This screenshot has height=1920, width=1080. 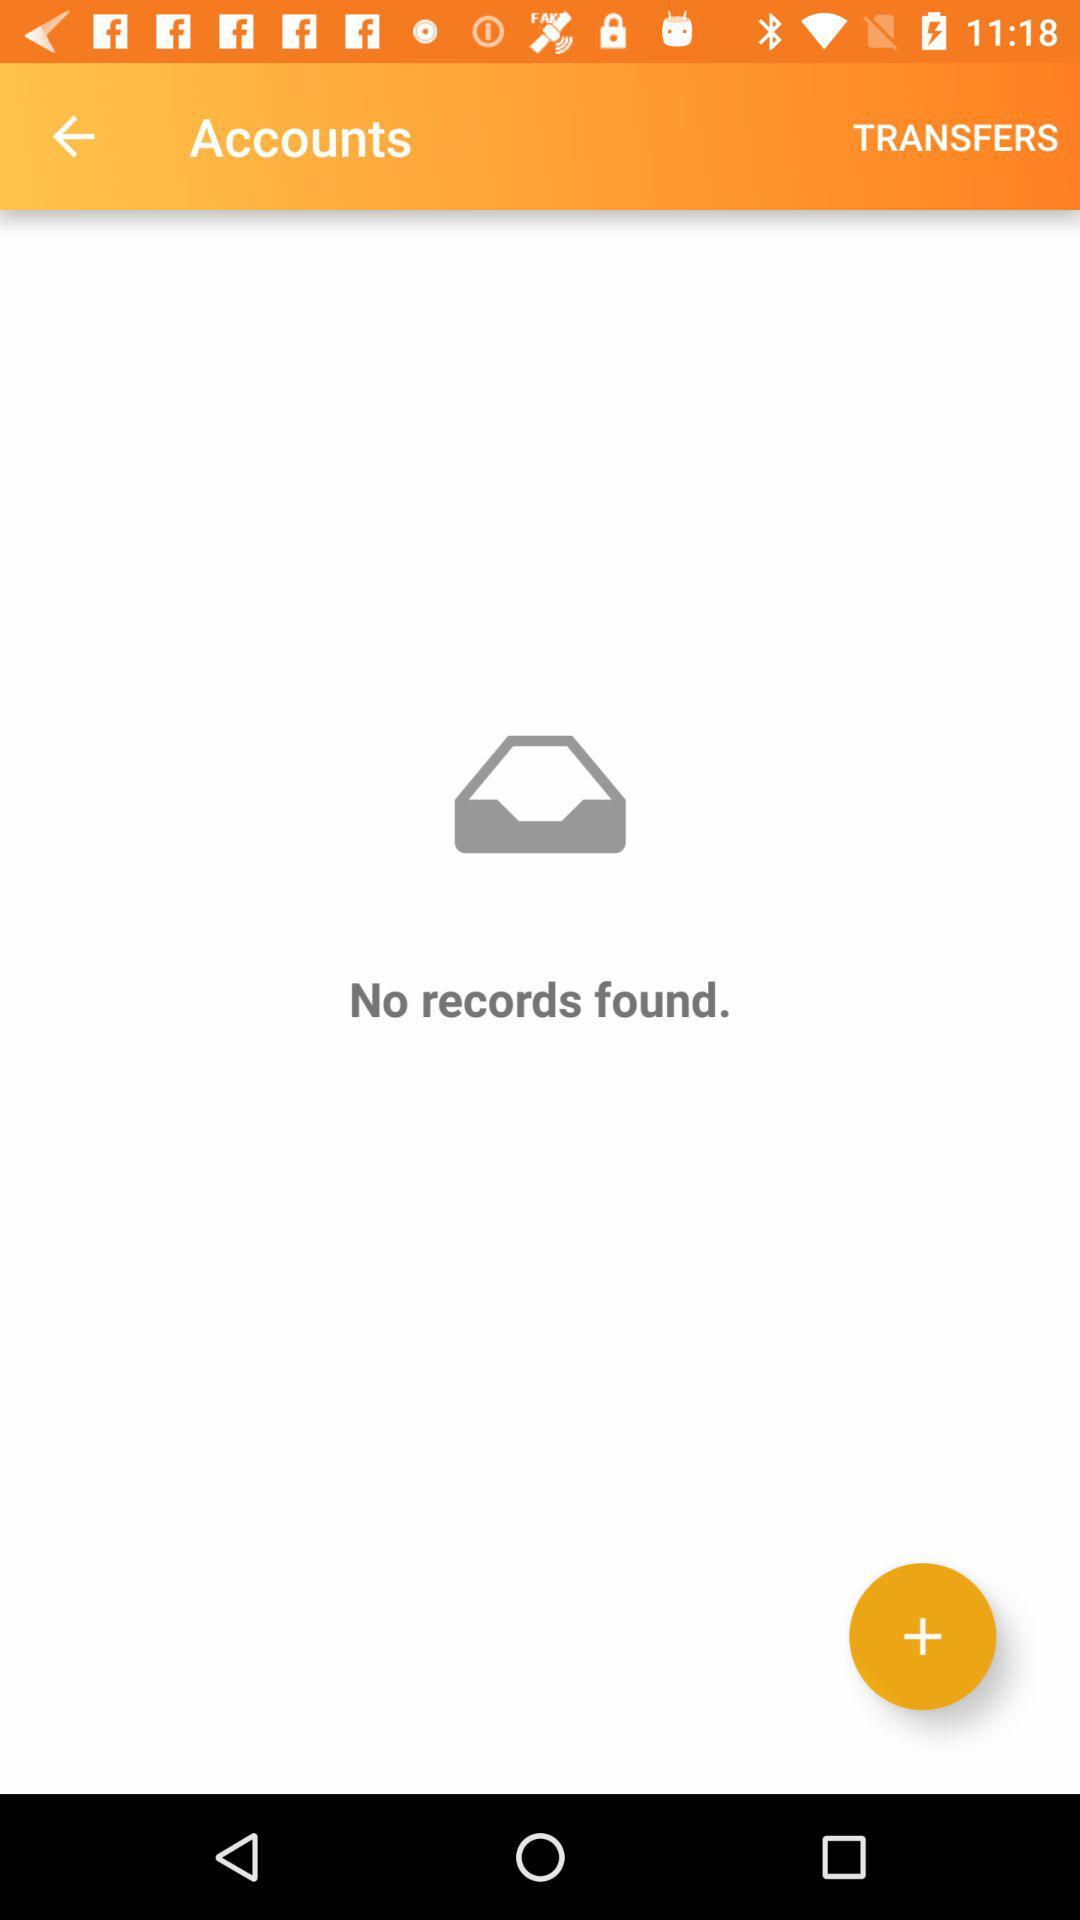 I want to click on the icon above no records found. icon, so click(x=954, y=135).